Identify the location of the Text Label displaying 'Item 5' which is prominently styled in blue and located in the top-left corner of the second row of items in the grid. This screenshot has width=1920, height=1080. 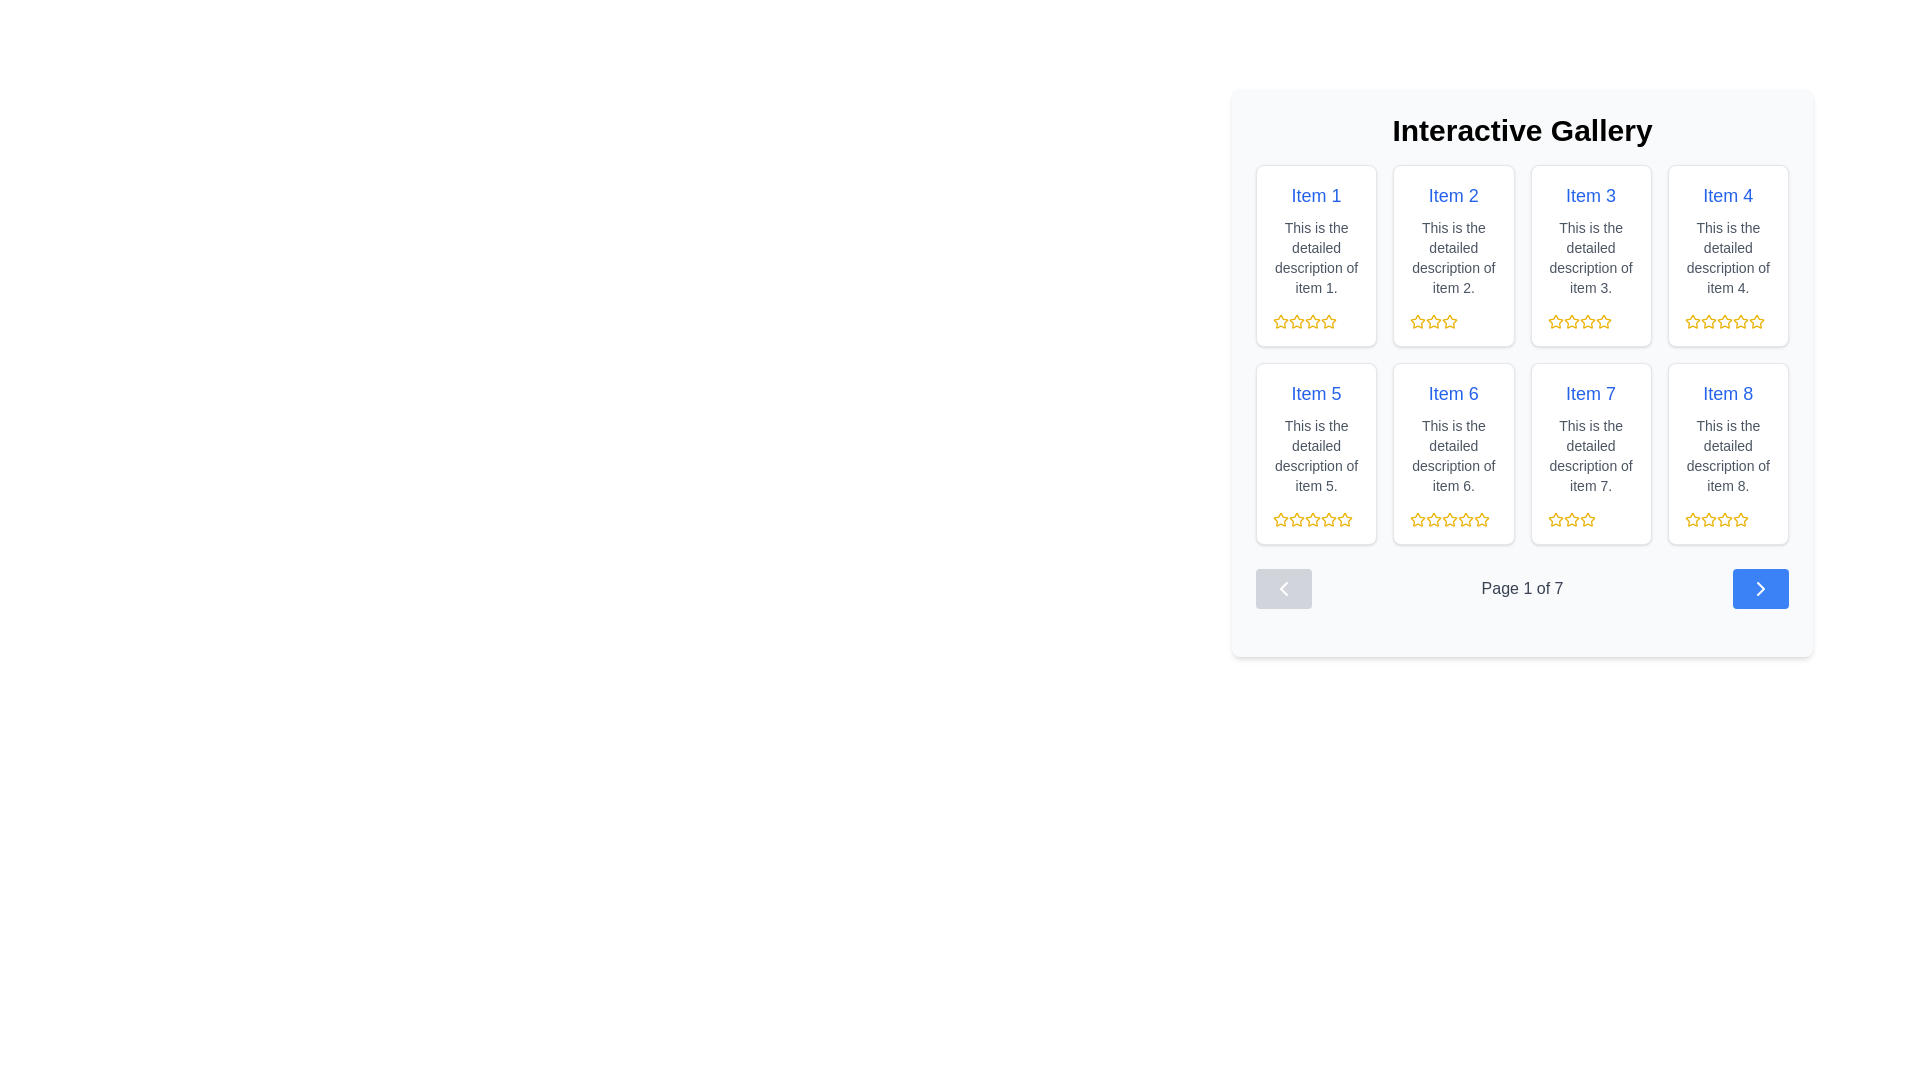
(1316, 393).